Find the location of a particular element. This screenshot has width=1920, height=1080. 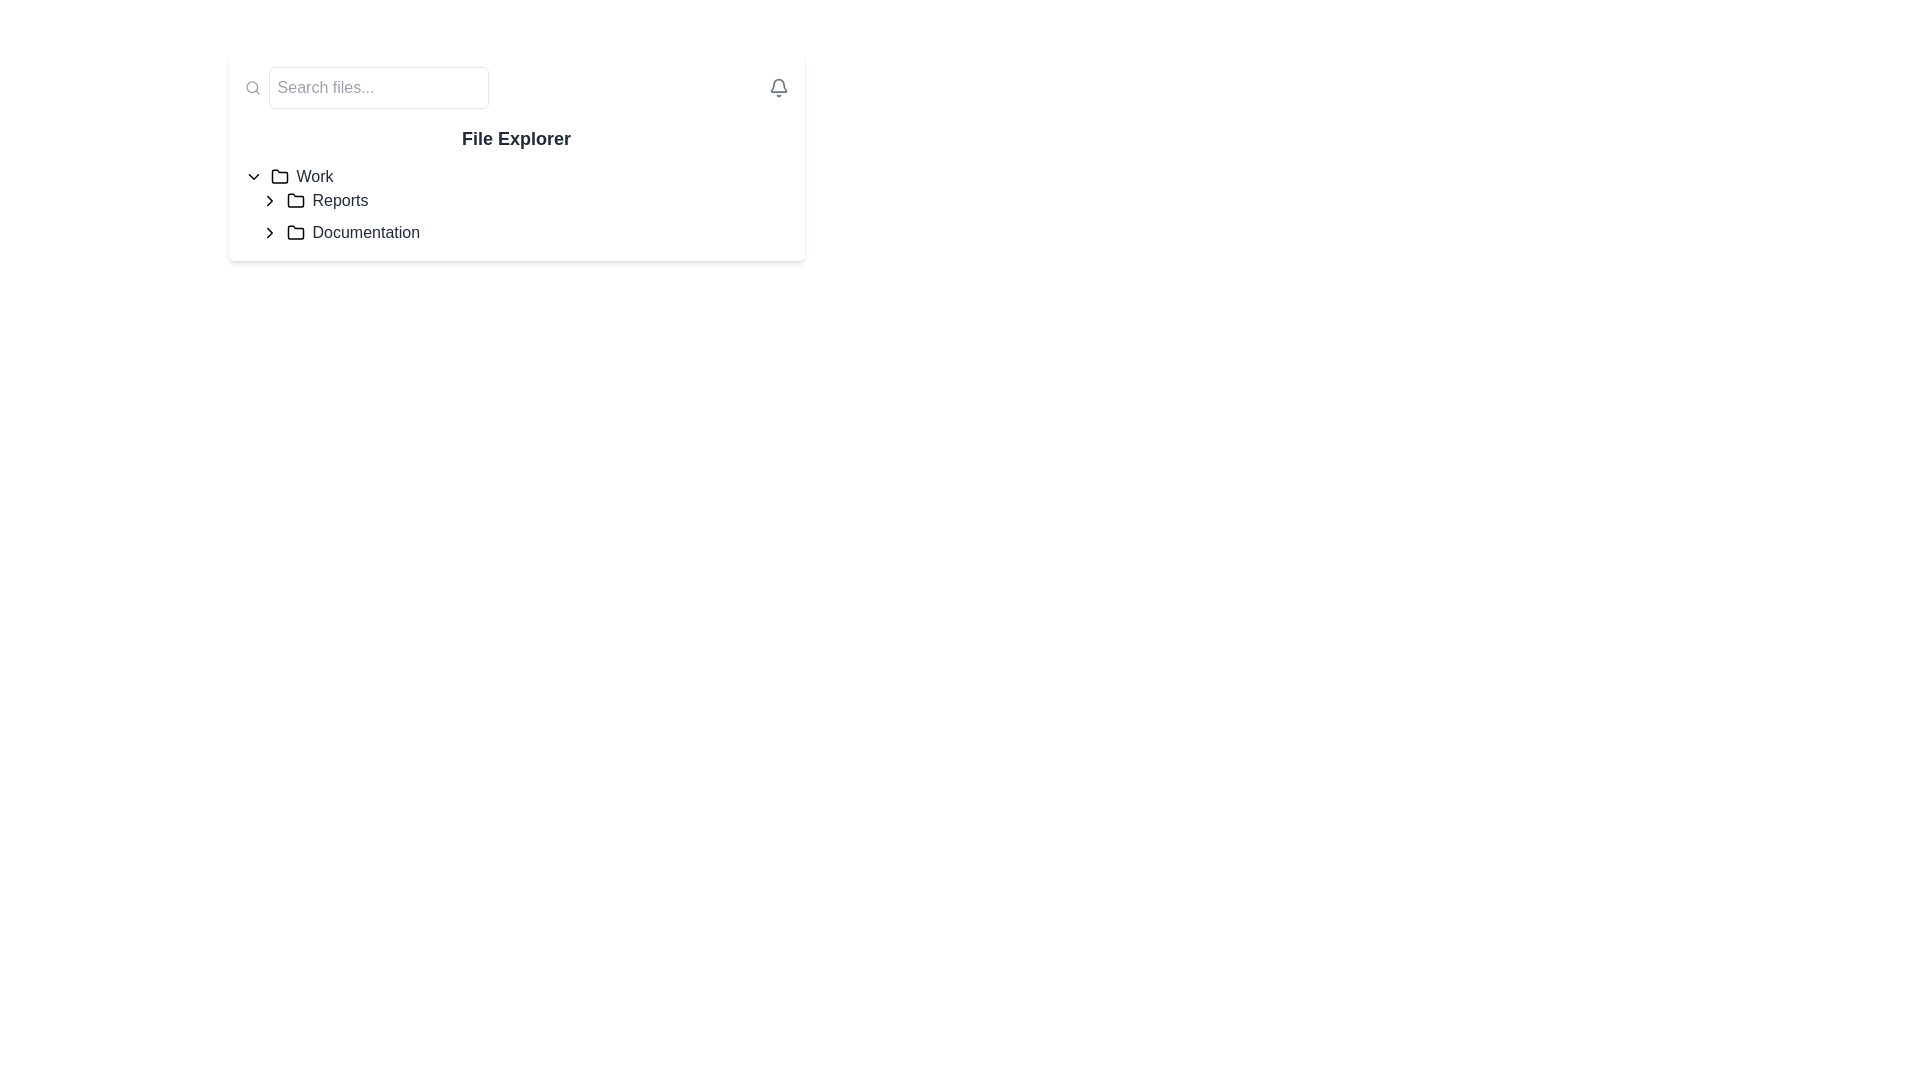

the Collapsible folder node located between the 'Work' folder and the 'Documentation' folder in the file explorer is located at coordinates (524, 200).